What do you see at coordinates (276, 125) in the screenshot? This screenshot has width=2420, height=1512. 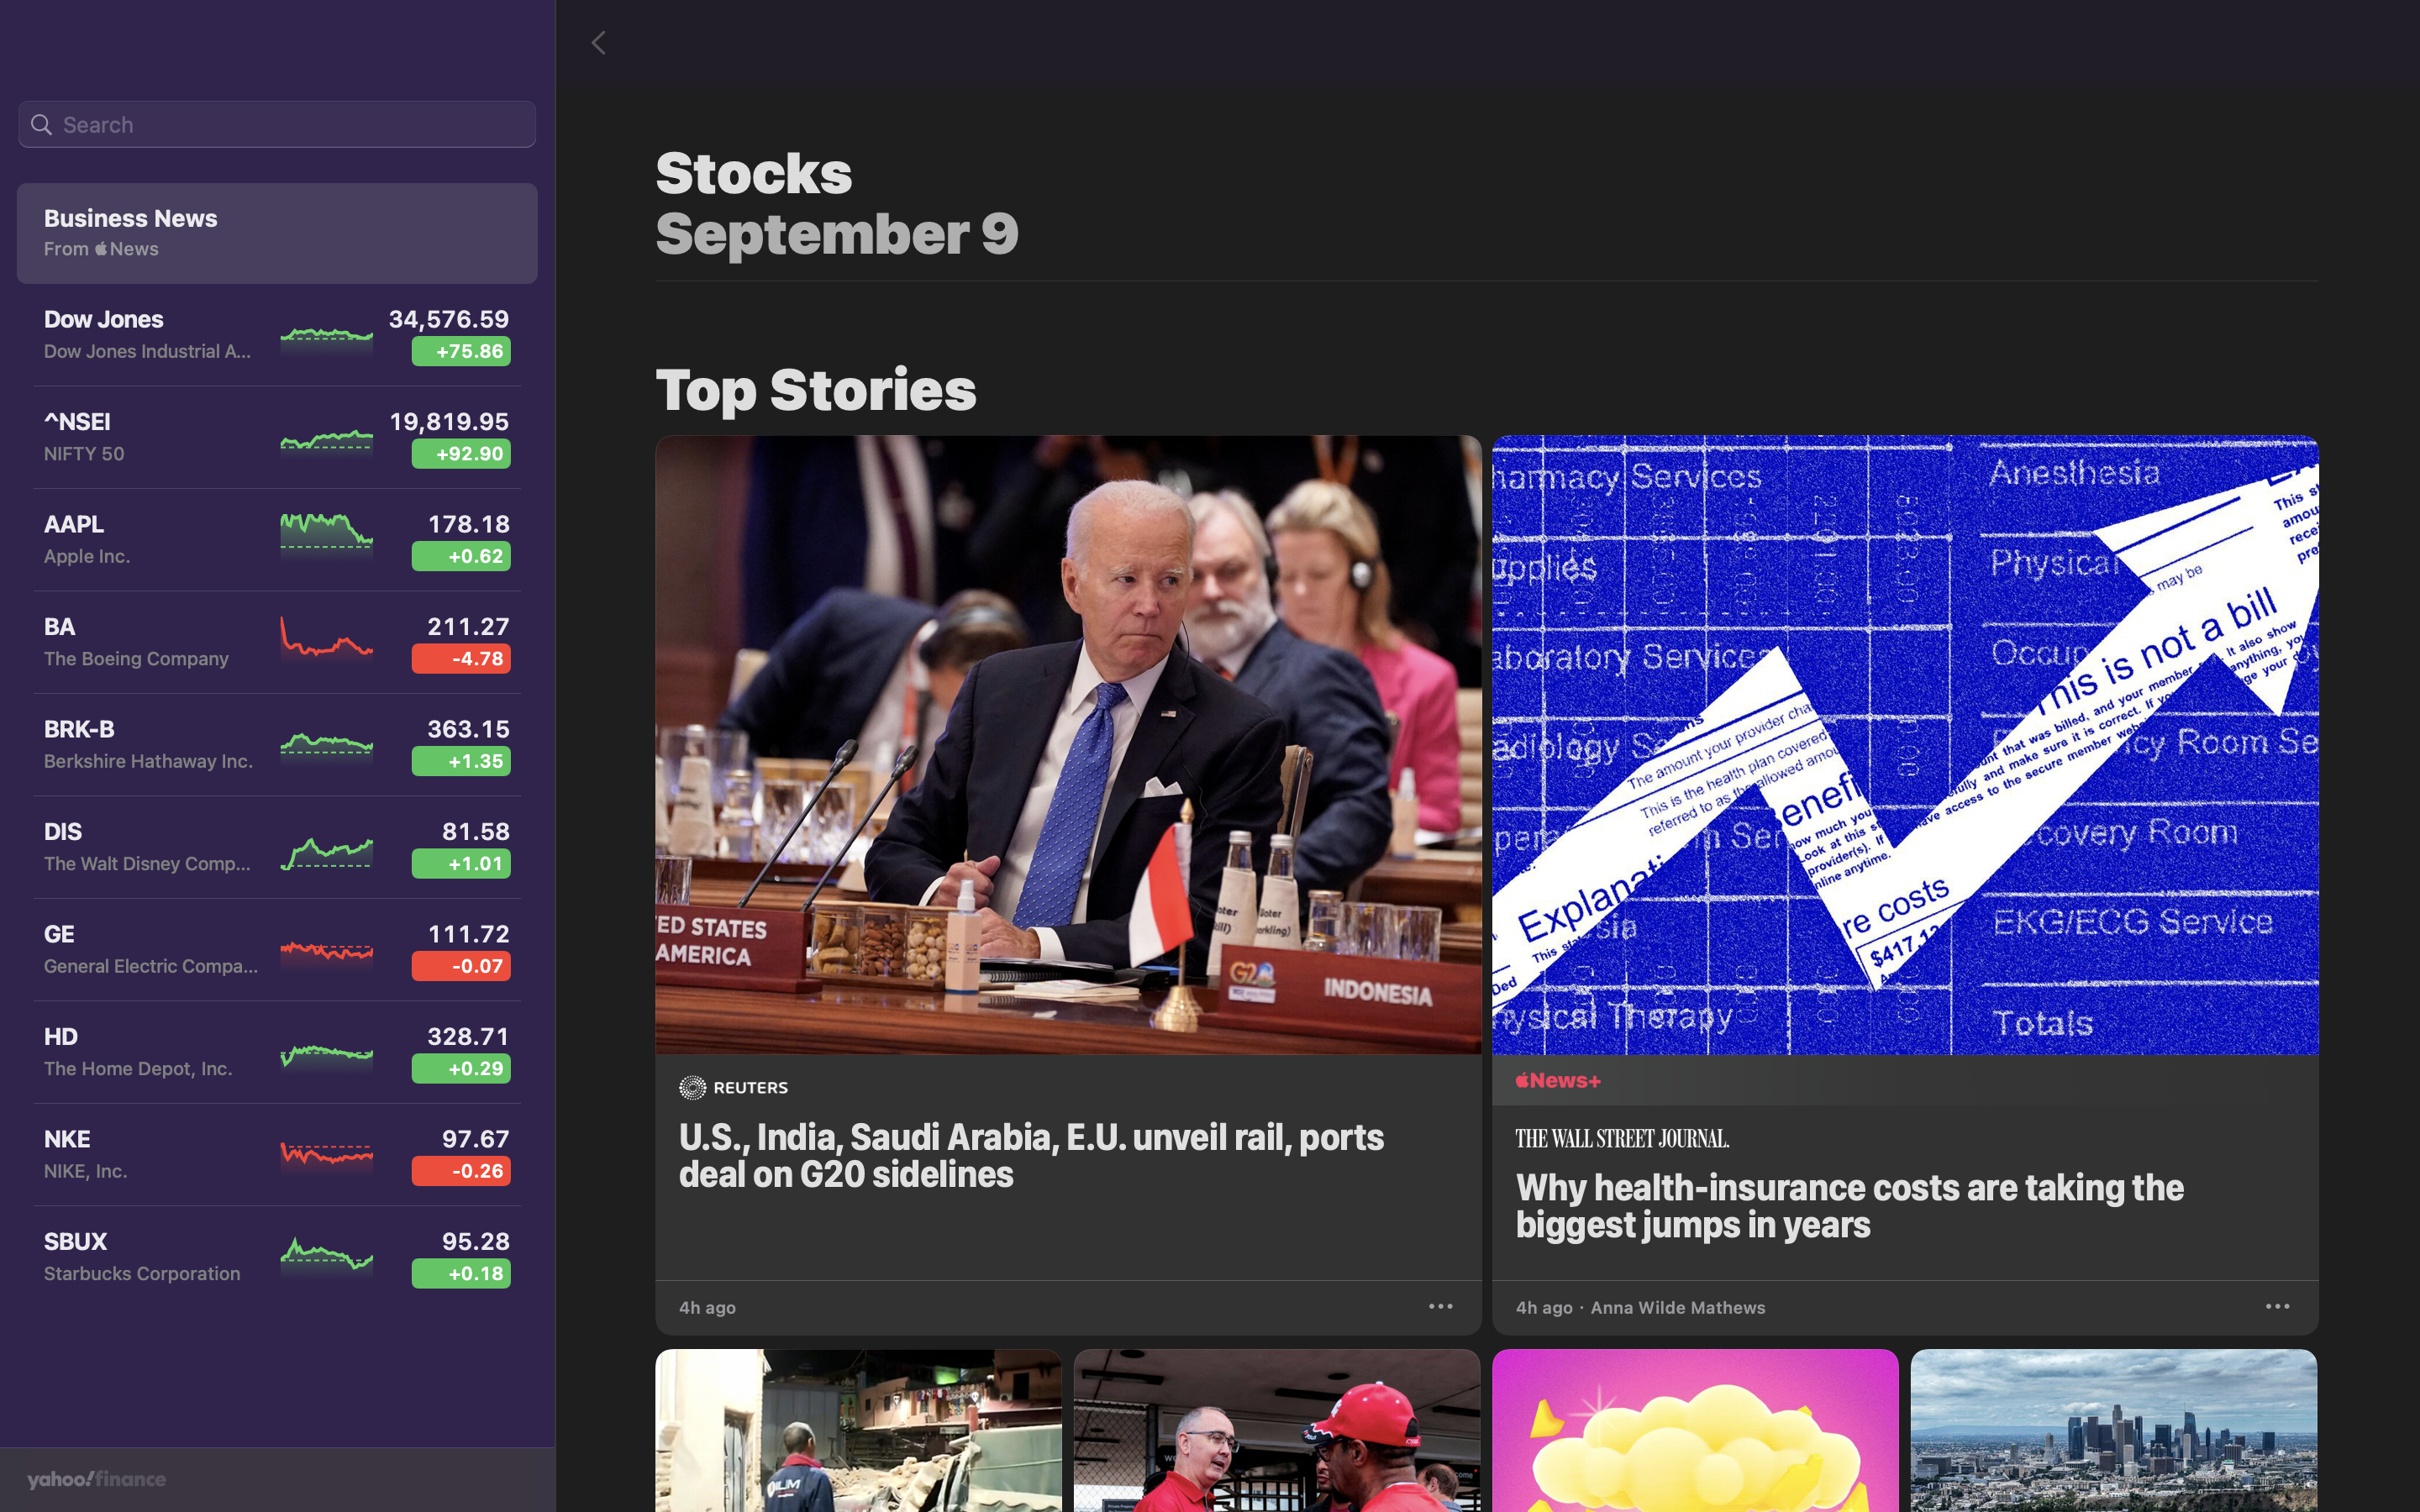 I see `Search for the "Berkshire Hathway" stock in the bar on top left` at bounding box center [276, 125].